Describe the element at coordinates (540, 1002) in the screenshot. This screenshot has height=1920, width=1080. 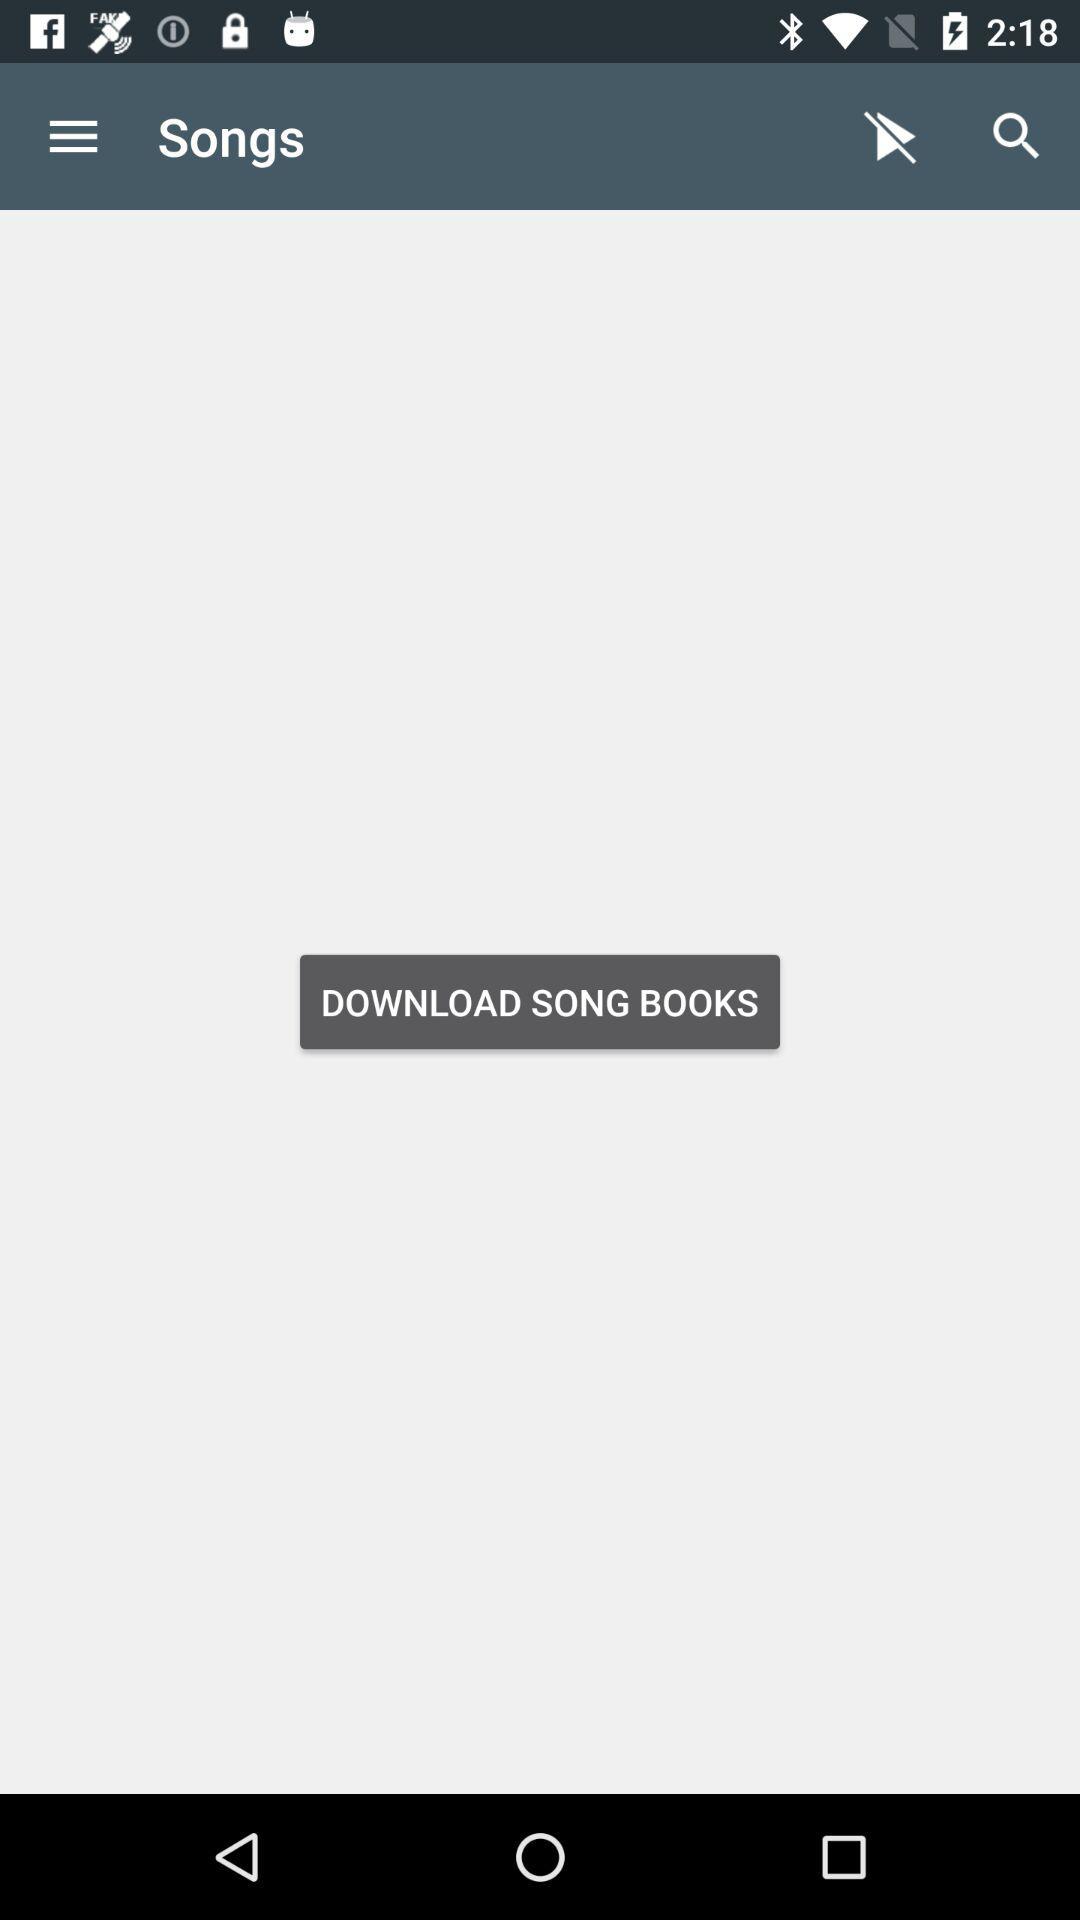
I see `download song books item` at that location.